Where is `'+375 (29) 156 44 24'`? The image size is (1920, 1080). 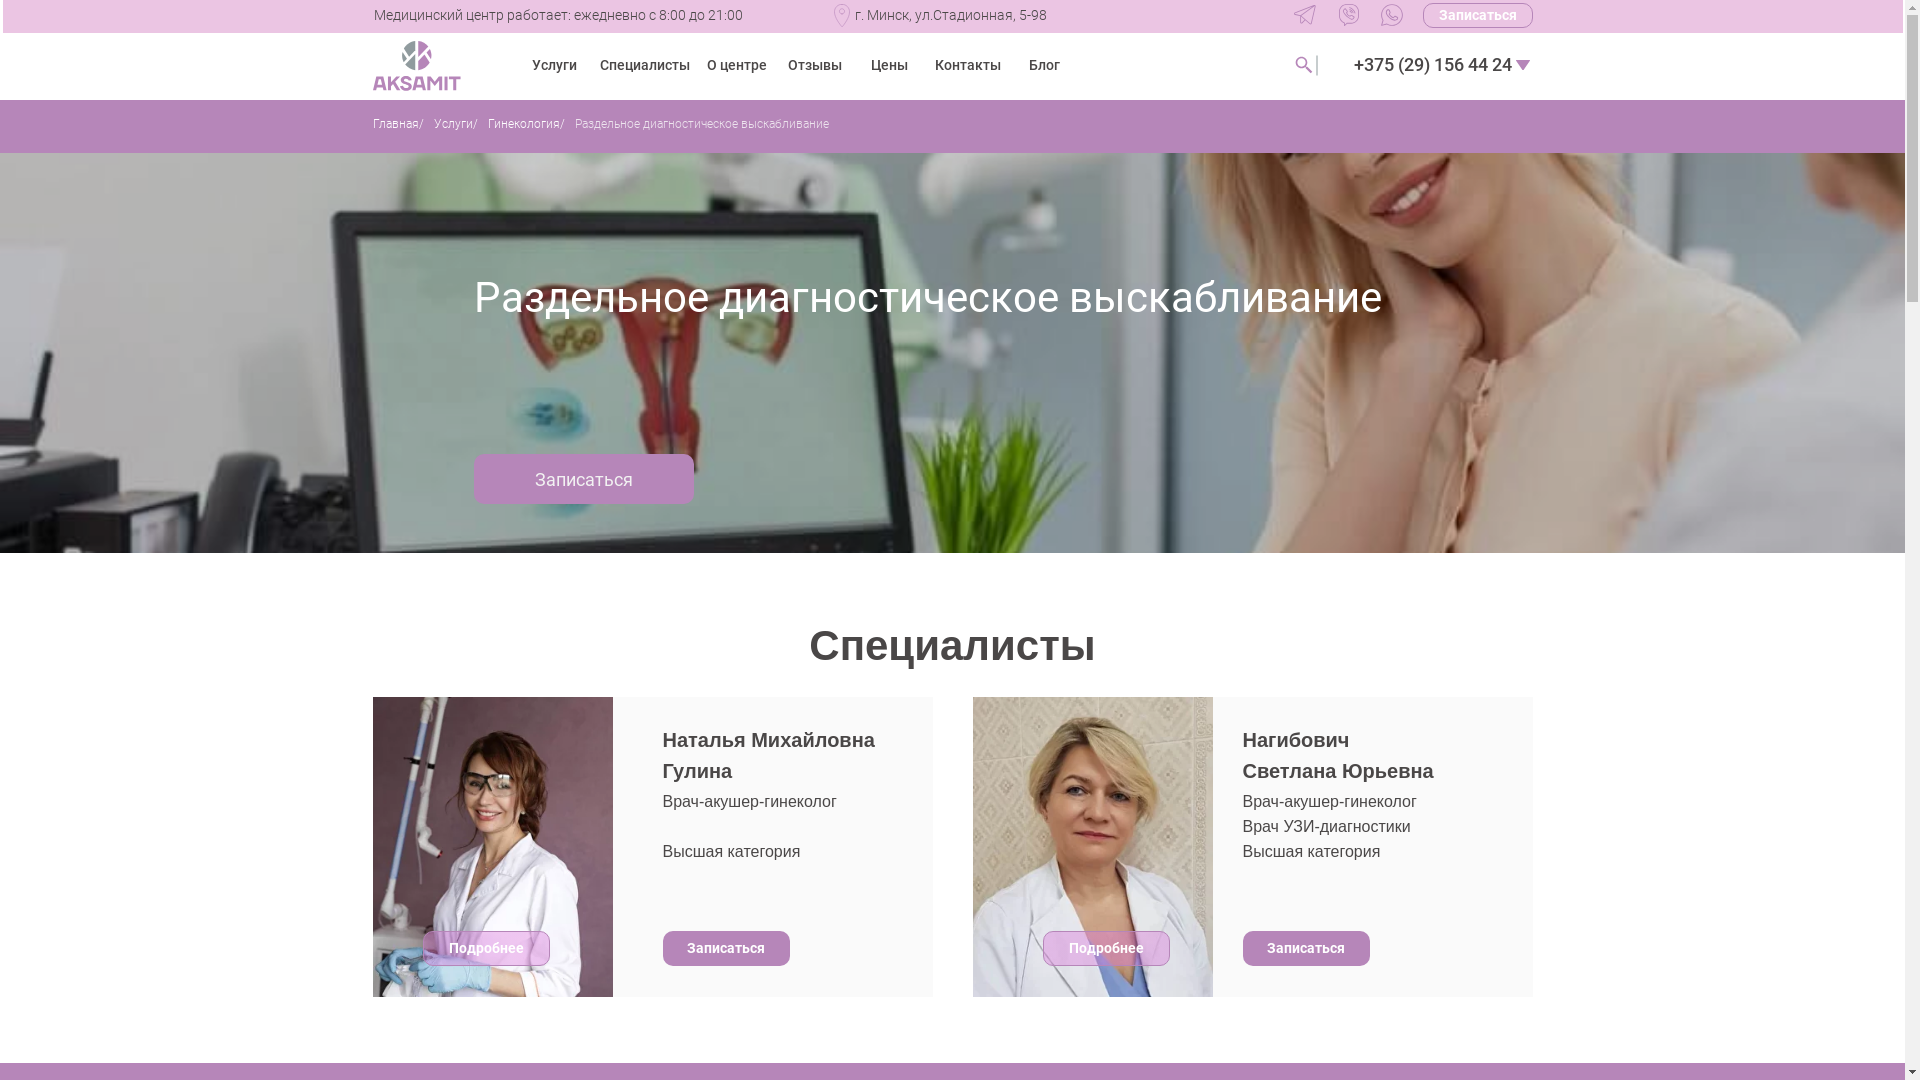 '+375 (29) 156 44 24' is located at coordinates (1430, 64).